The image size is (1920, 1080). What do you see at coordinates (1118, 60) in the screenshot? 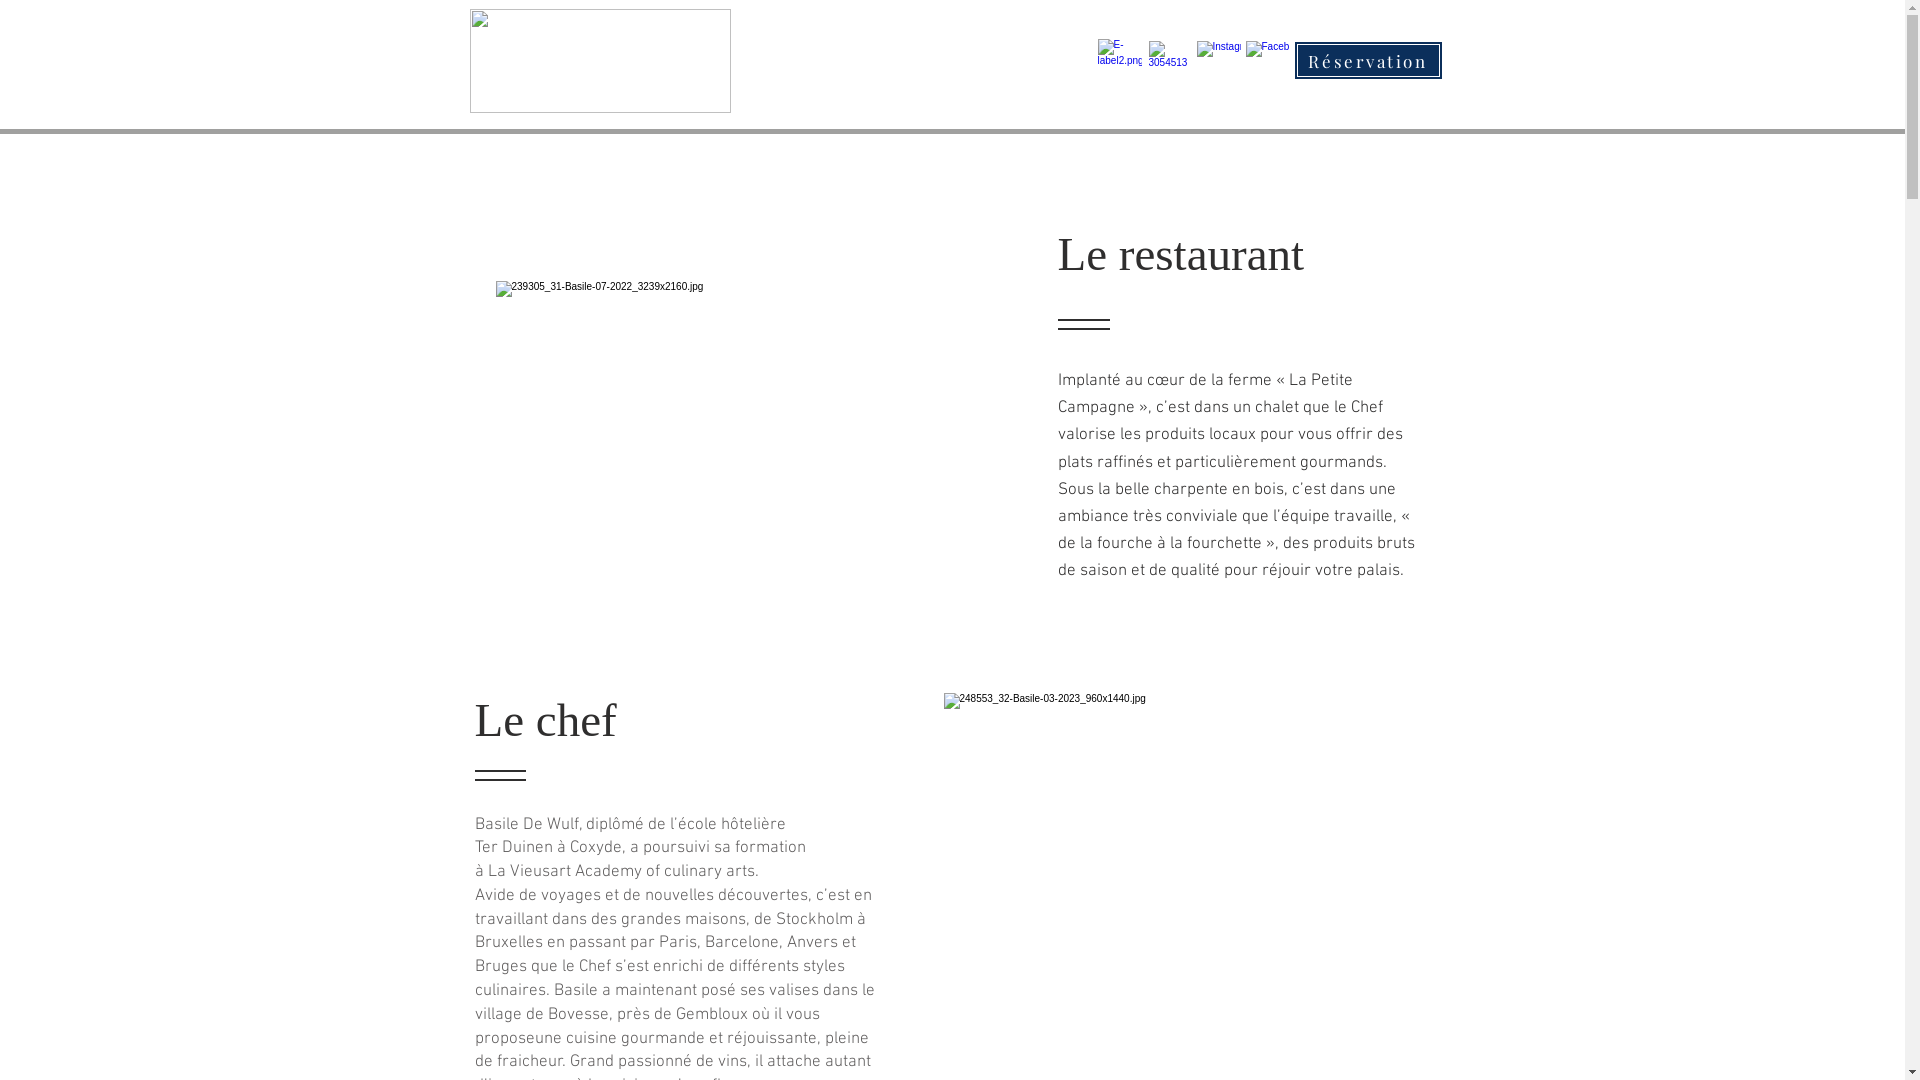
I see `'9c138c_cc1b1e564d754f30990971fbc8ce2fc2~mv2.png'` at bounding box center [1118, 60].